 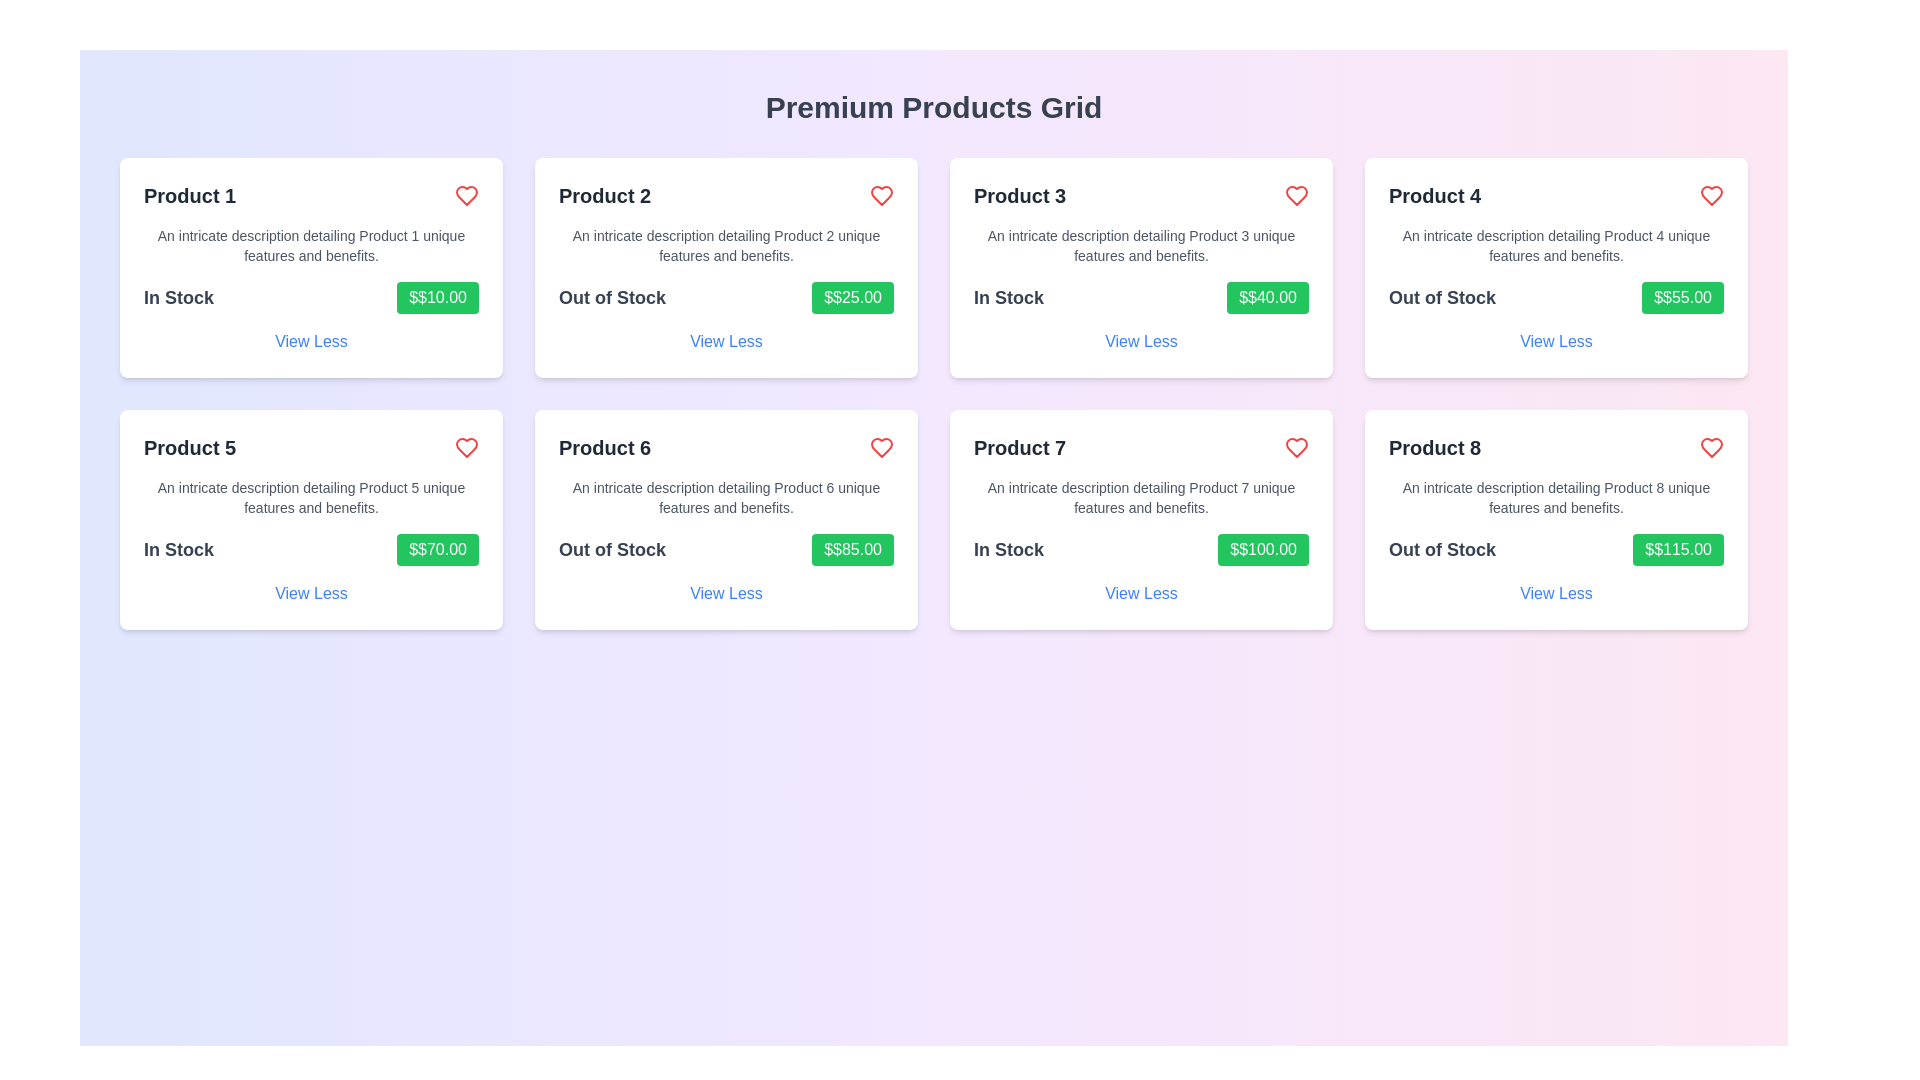 I want to click on the 'In Stock' text label, which is styled in bold dark gray and positioned to the left of a green button on the 'Product 5' card, so click(x=178, y=550).